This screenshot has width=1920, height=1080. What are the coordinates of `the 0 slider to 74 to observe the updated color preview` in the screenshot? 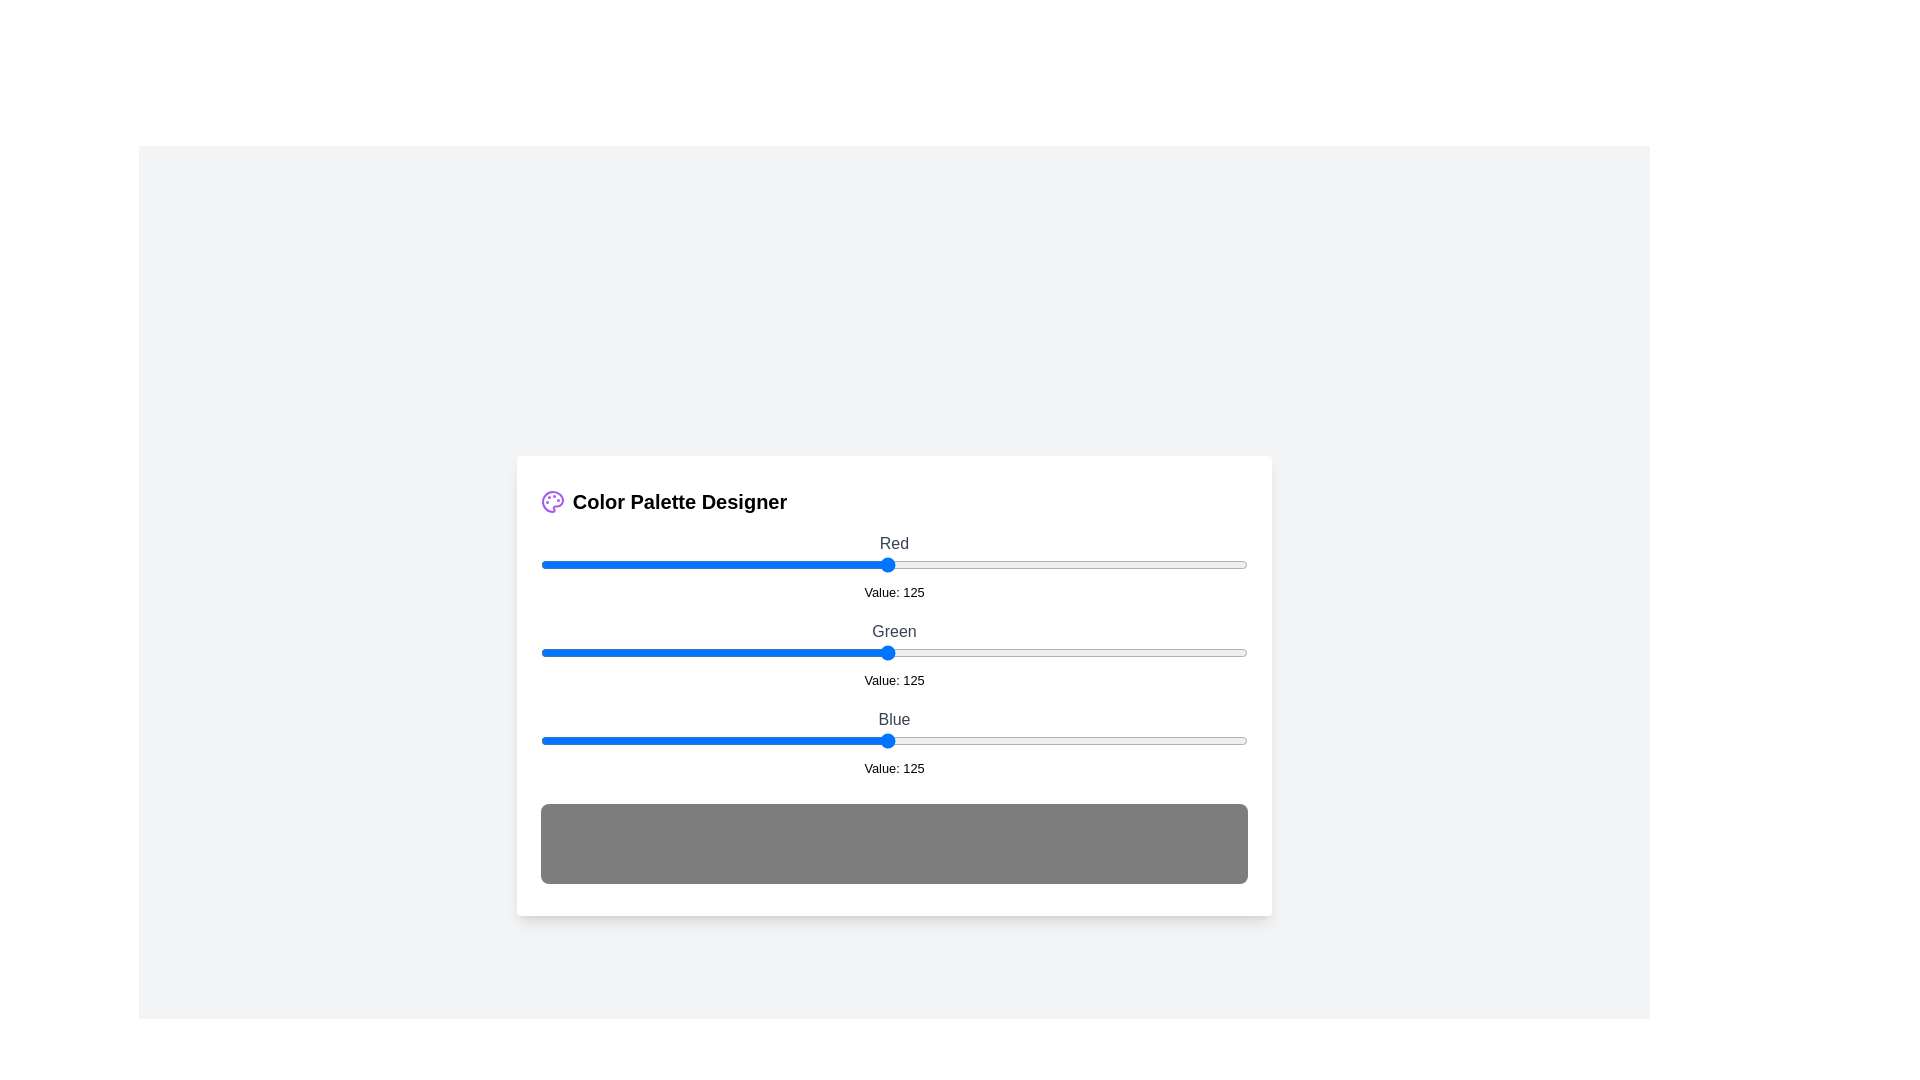 It's located at (745, 564).